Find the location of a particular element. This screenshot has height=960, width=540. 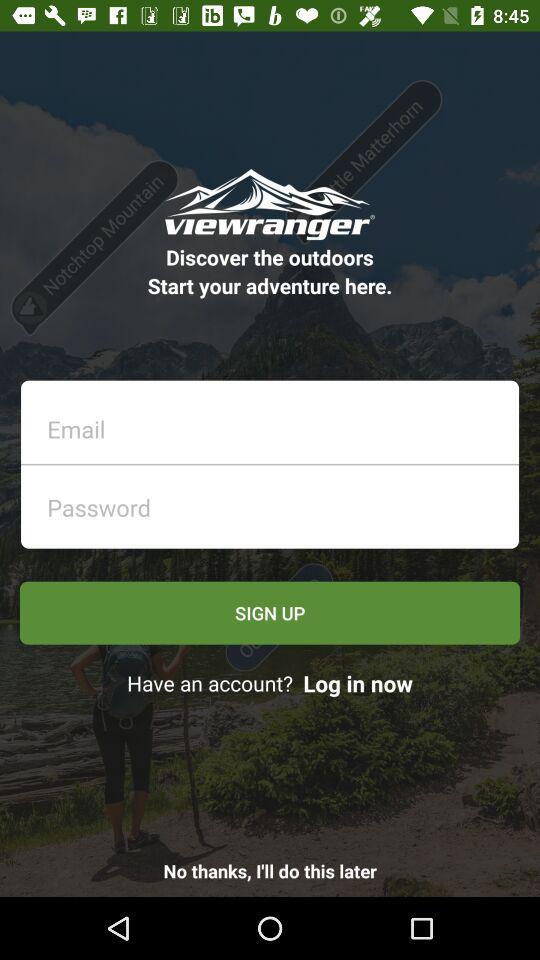

type password is located at coordinates (275, 501).